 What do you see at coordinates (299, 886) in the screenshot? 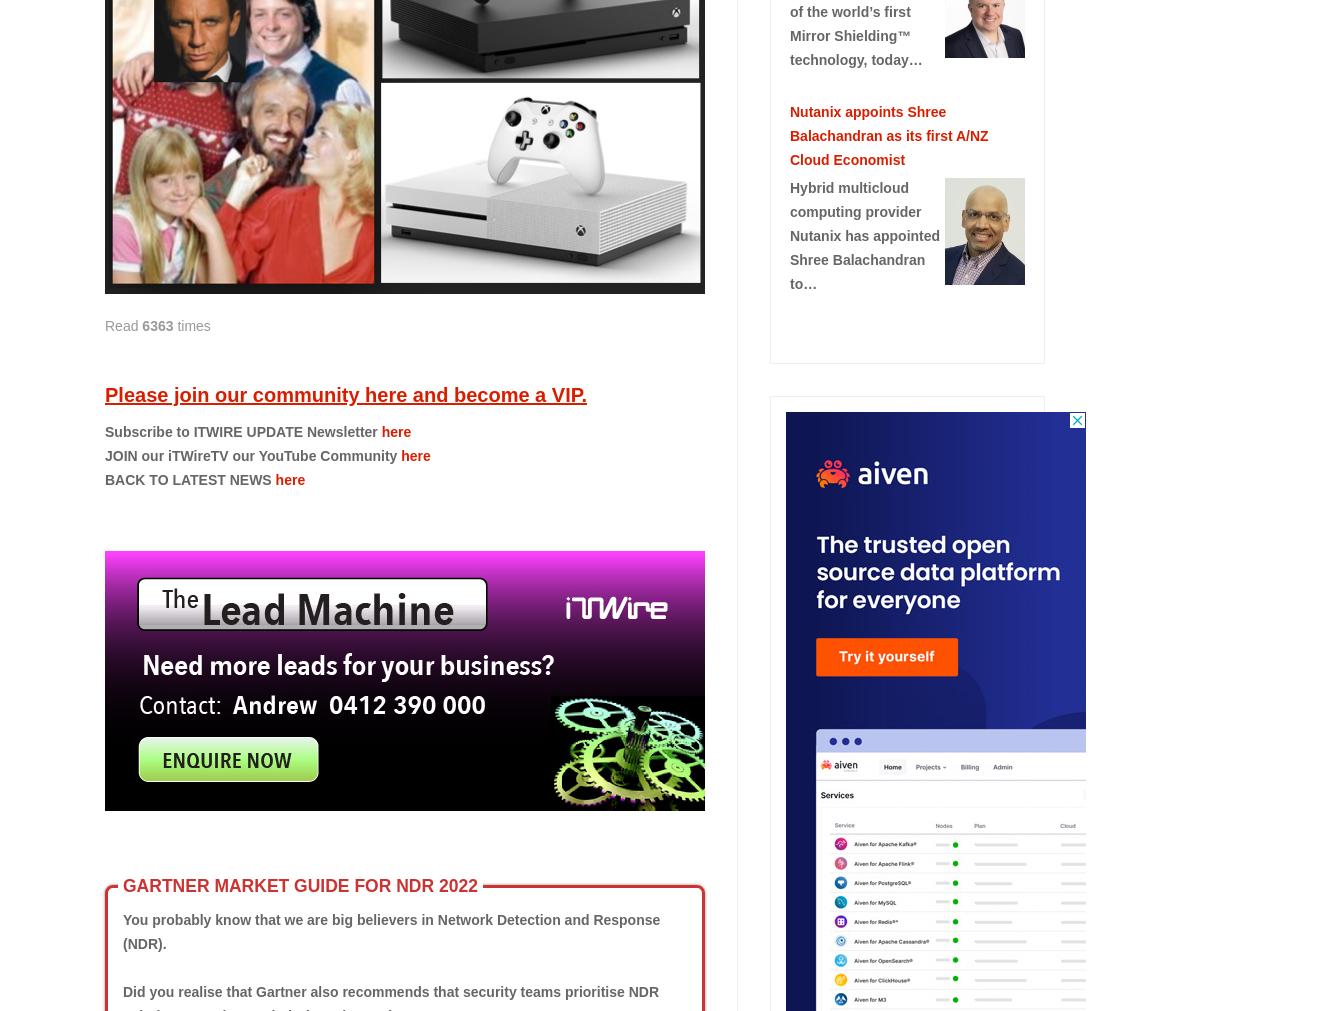
I see `'GARTNER MARKET GUIDE FOR NDR 2022'` at bounding box center [299, 886].